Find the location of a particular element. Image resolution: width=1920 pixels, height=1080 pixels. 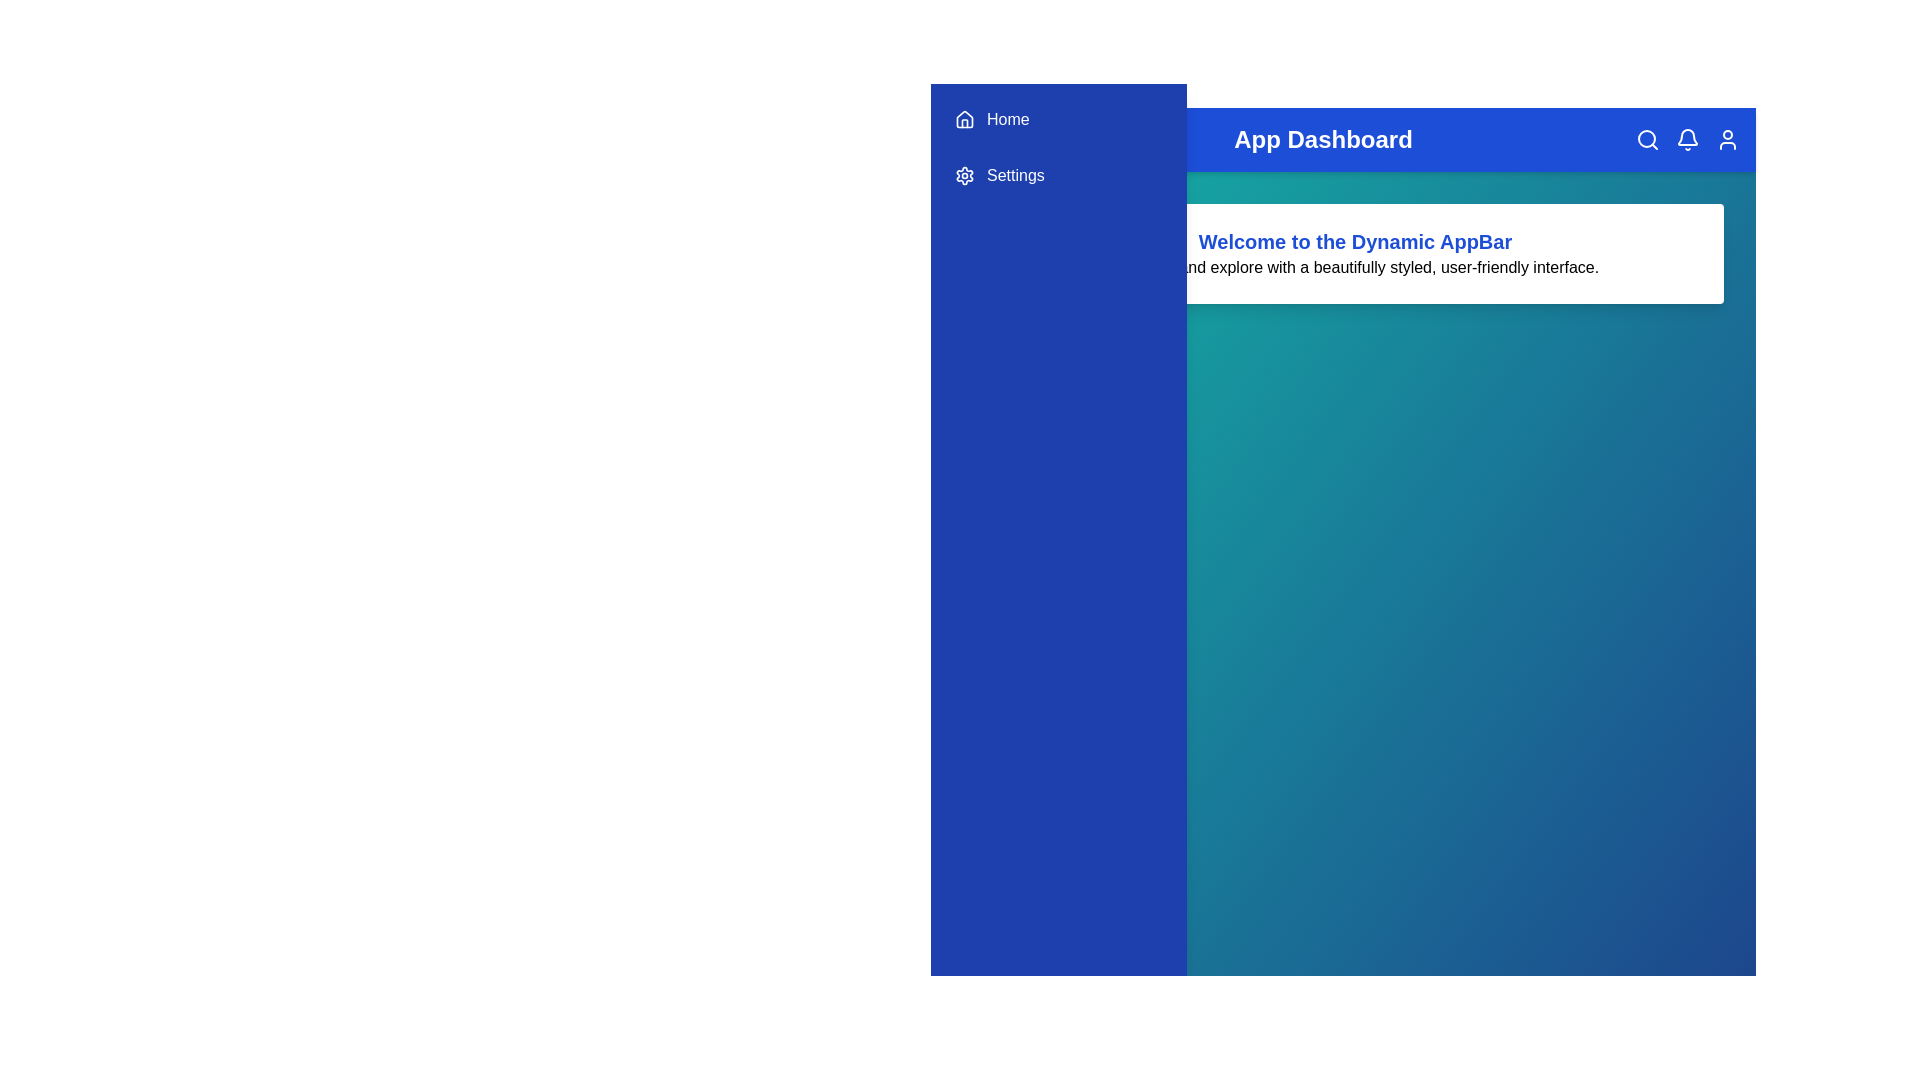

the 'Home' menu item in the sidebar navigation is located at coordinates (1058, 119).